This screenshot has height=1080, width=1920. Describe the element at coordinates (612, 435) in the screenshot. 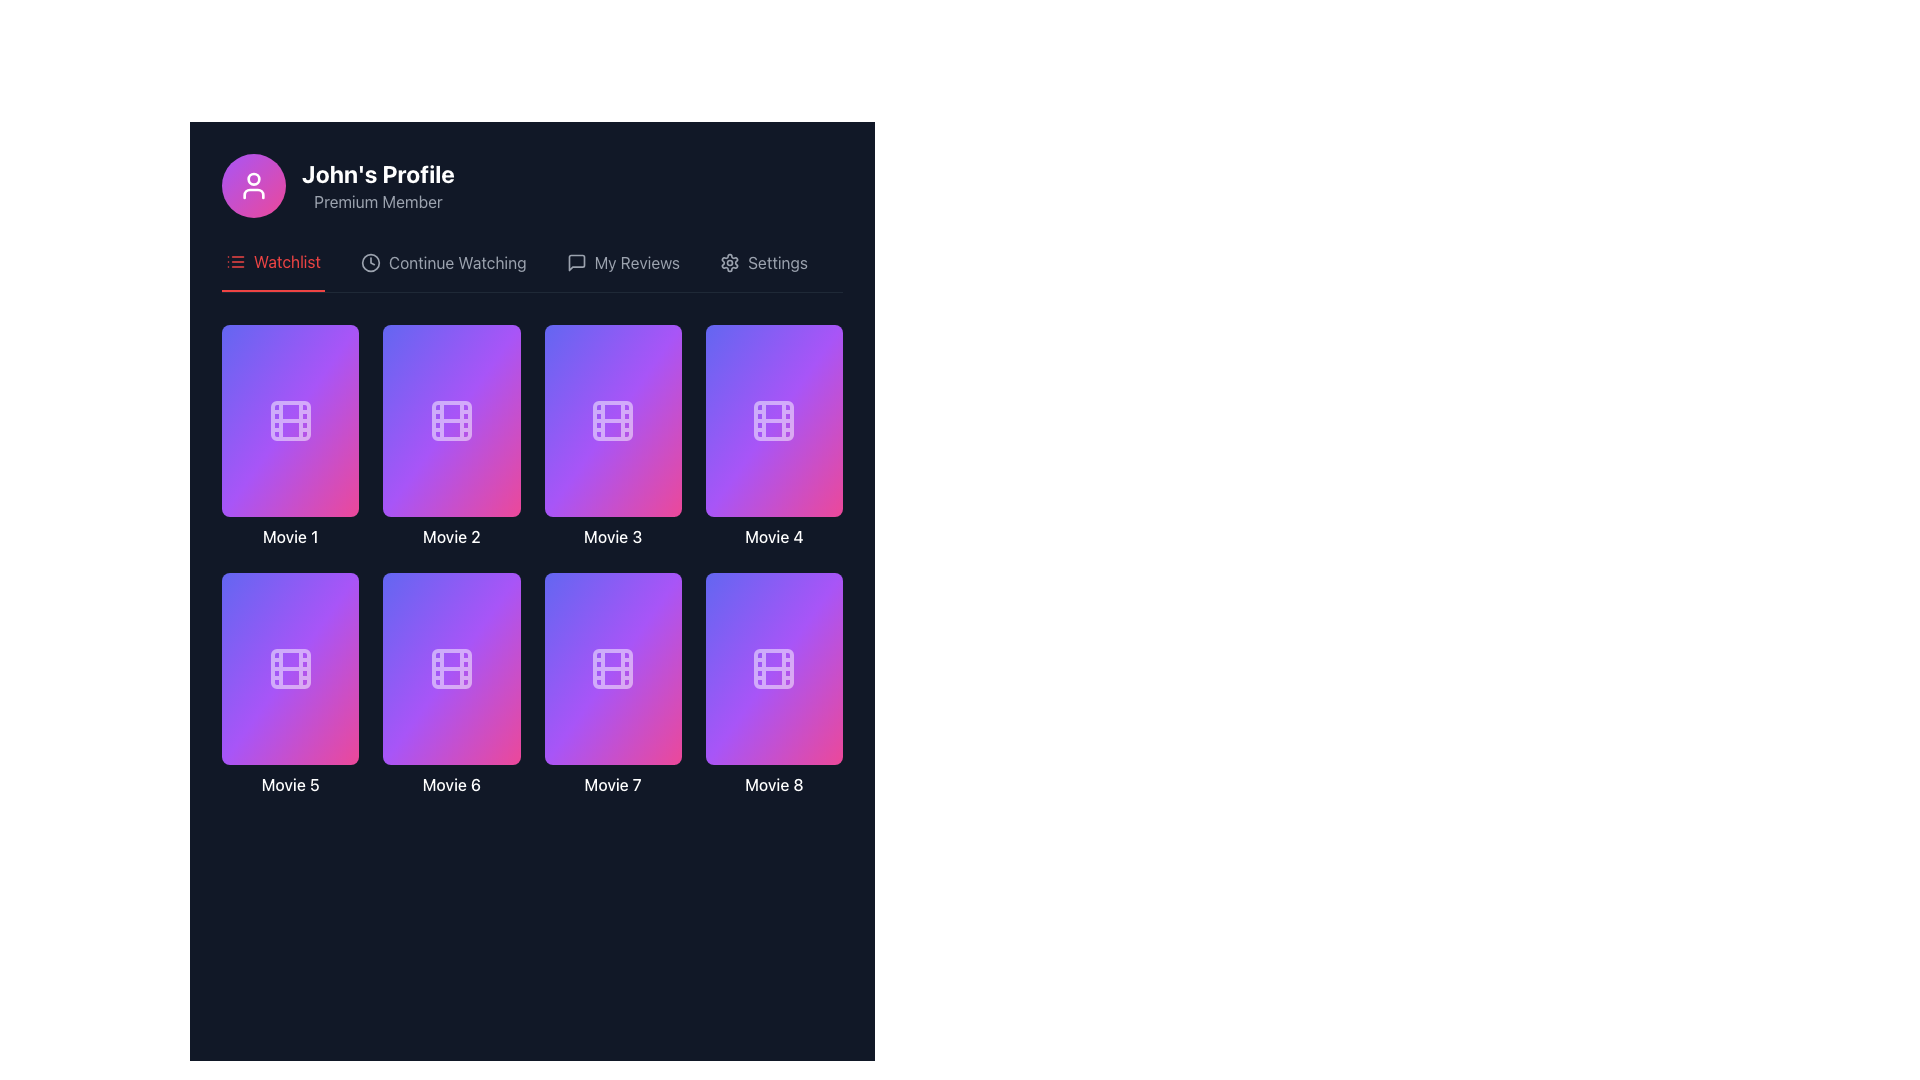

I see `the interactive media thumbnail representing the third movie in the grid to play the movie` at that location.